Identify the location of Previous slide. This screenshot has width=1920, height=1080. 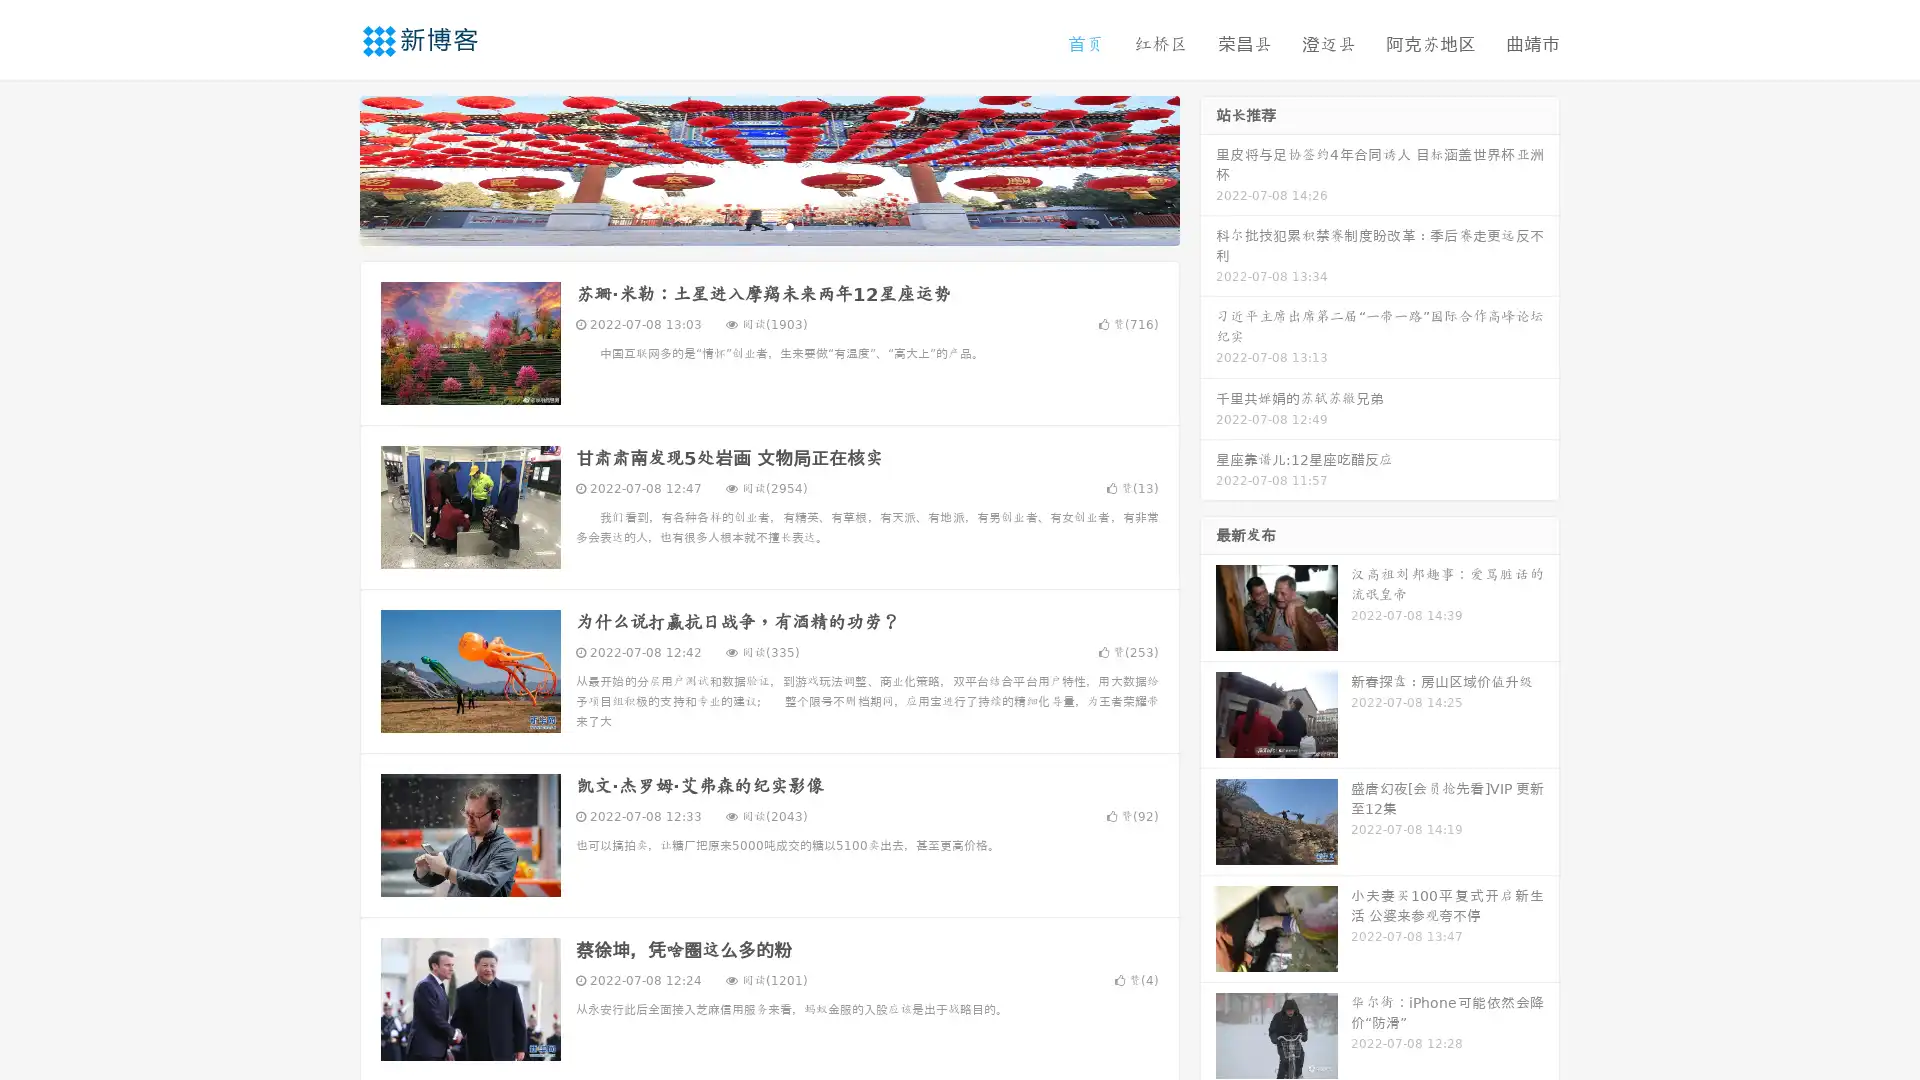
(330, 168).